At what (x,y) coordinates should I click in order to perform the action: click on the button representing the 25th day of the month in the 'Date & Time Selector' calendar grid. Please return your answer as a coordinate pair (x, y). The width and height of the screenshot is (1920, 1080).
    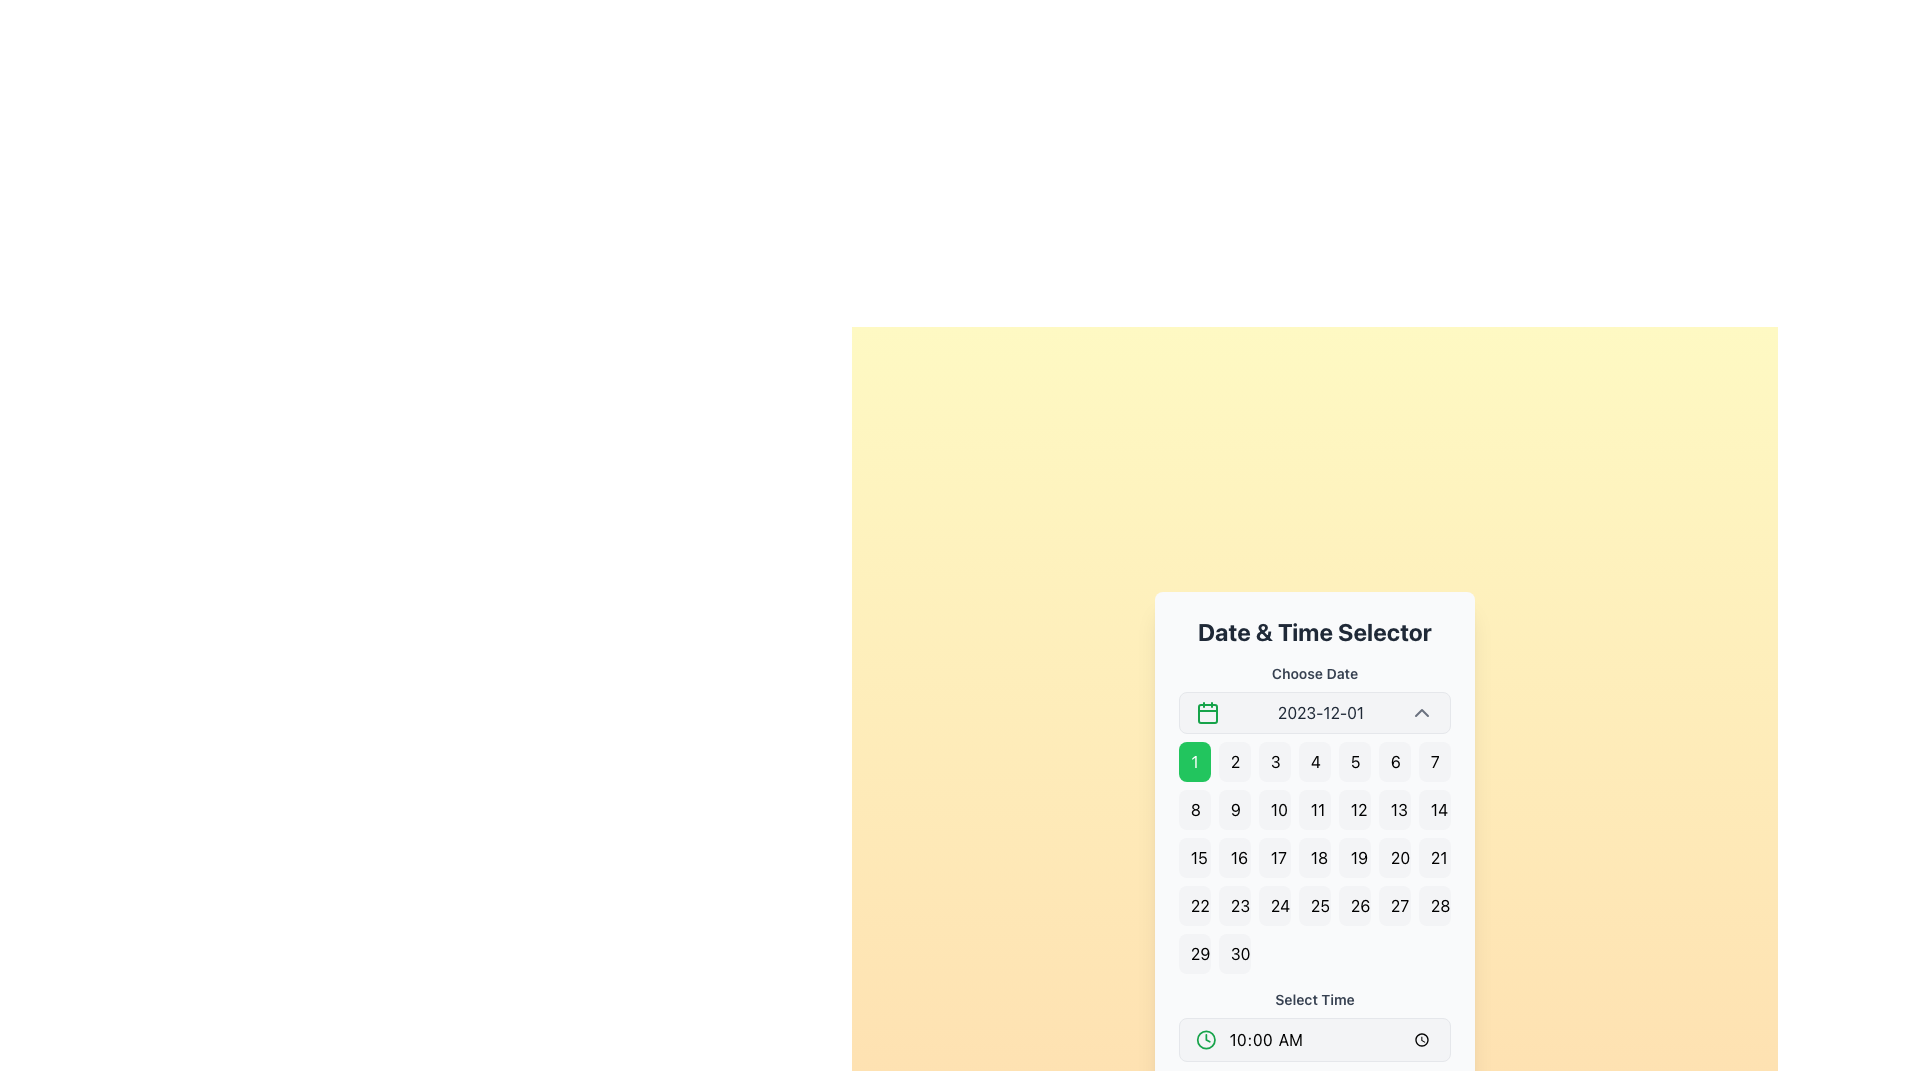
    Looking at the image, I should click on (1315, 906).